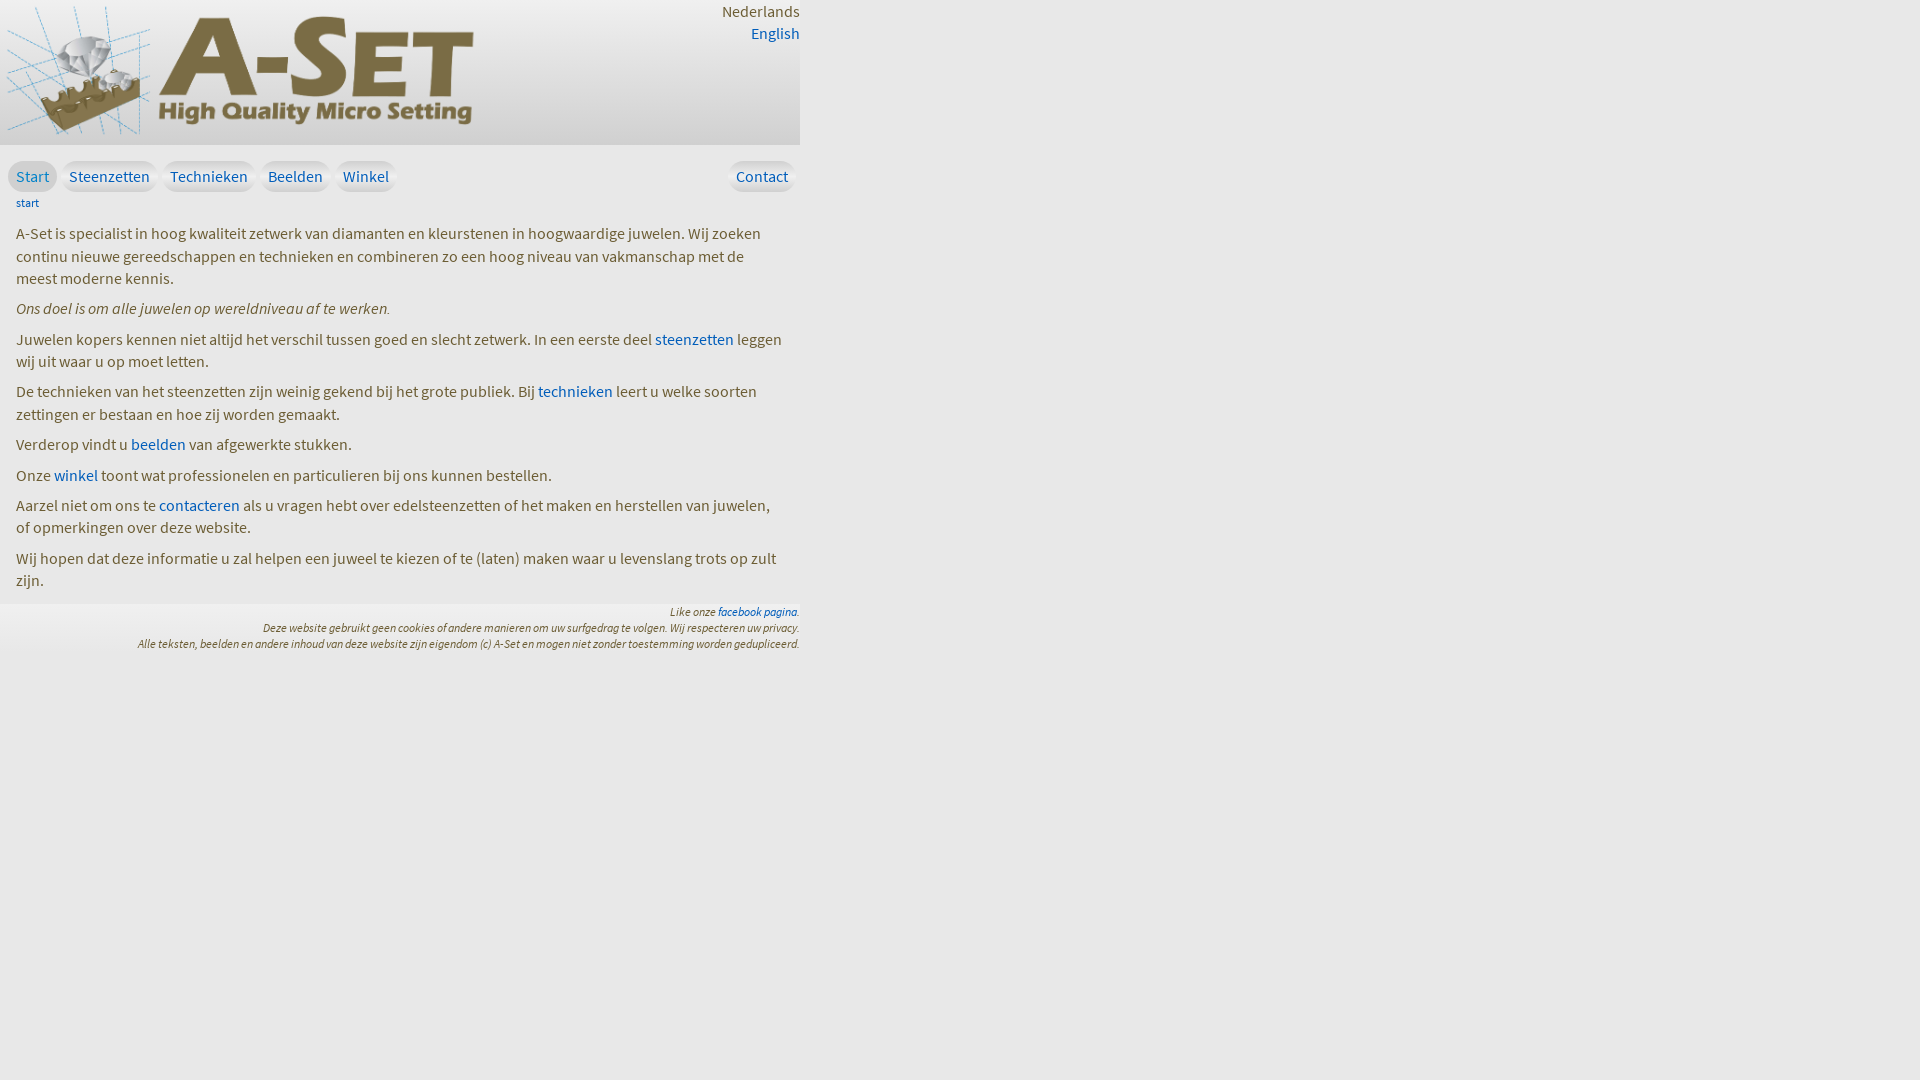  What do you see at coordinates (756, 610) in the screenshot?
I see `'facebook pagina'` at bounding box center [756, 610].